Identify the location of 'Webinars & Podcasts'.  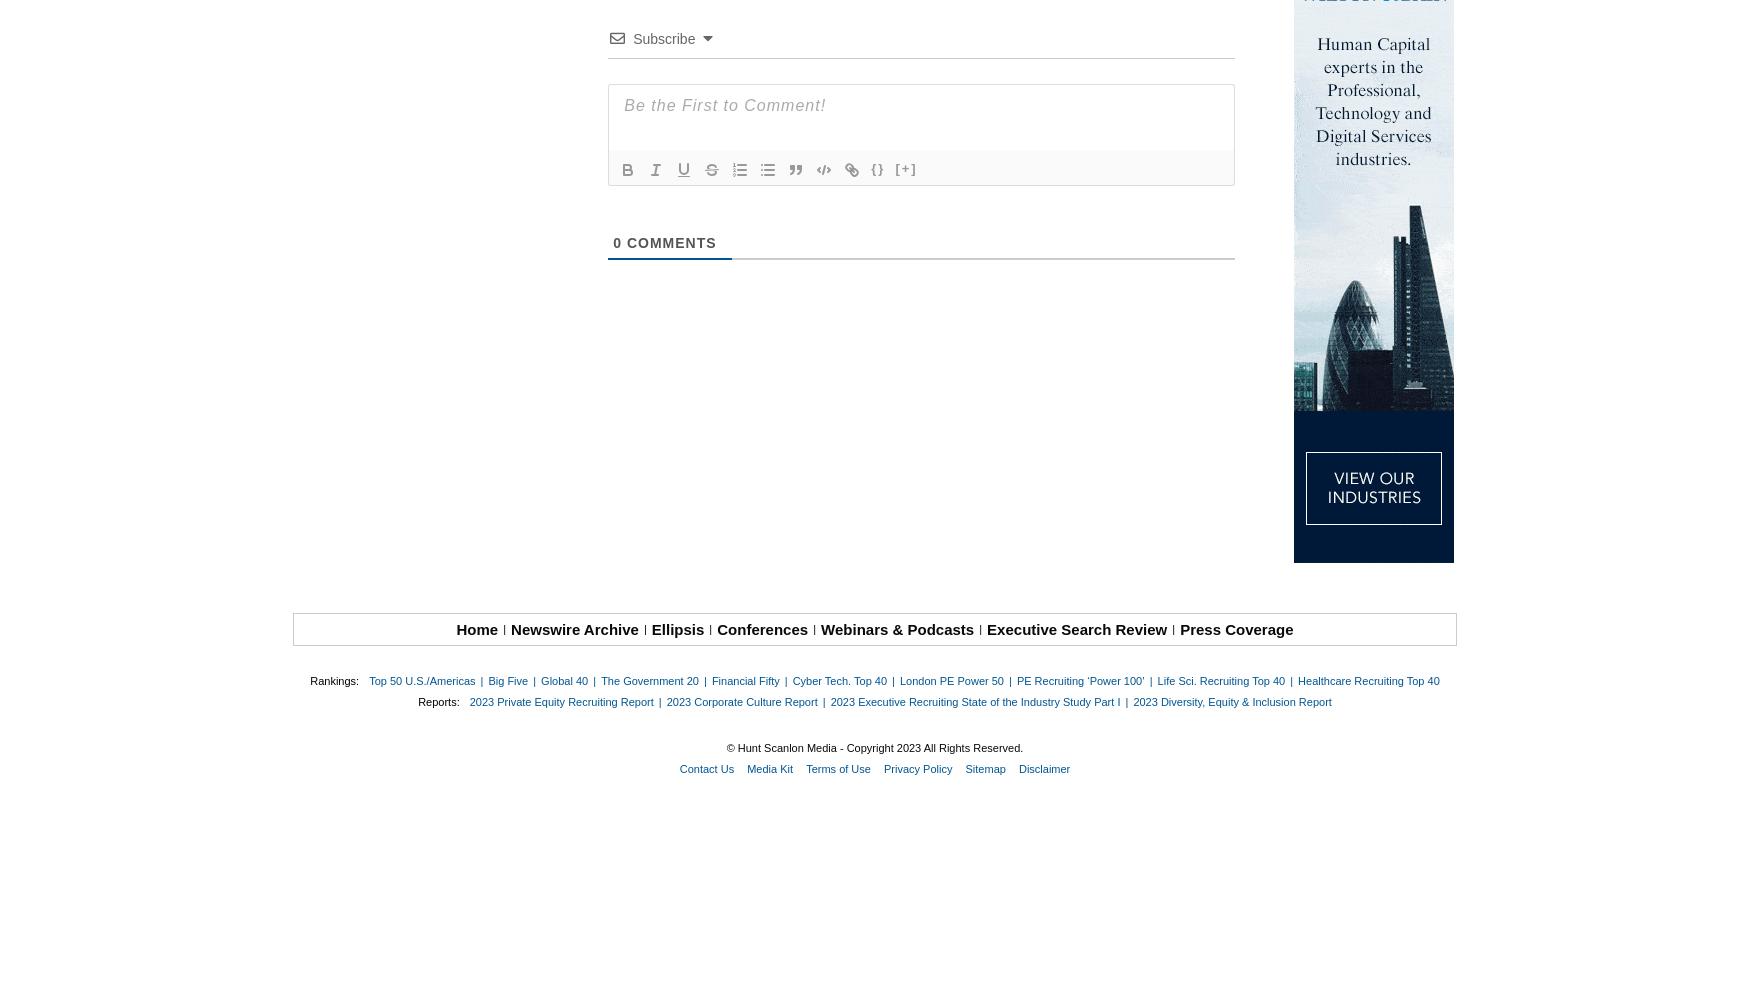
(896, 629).